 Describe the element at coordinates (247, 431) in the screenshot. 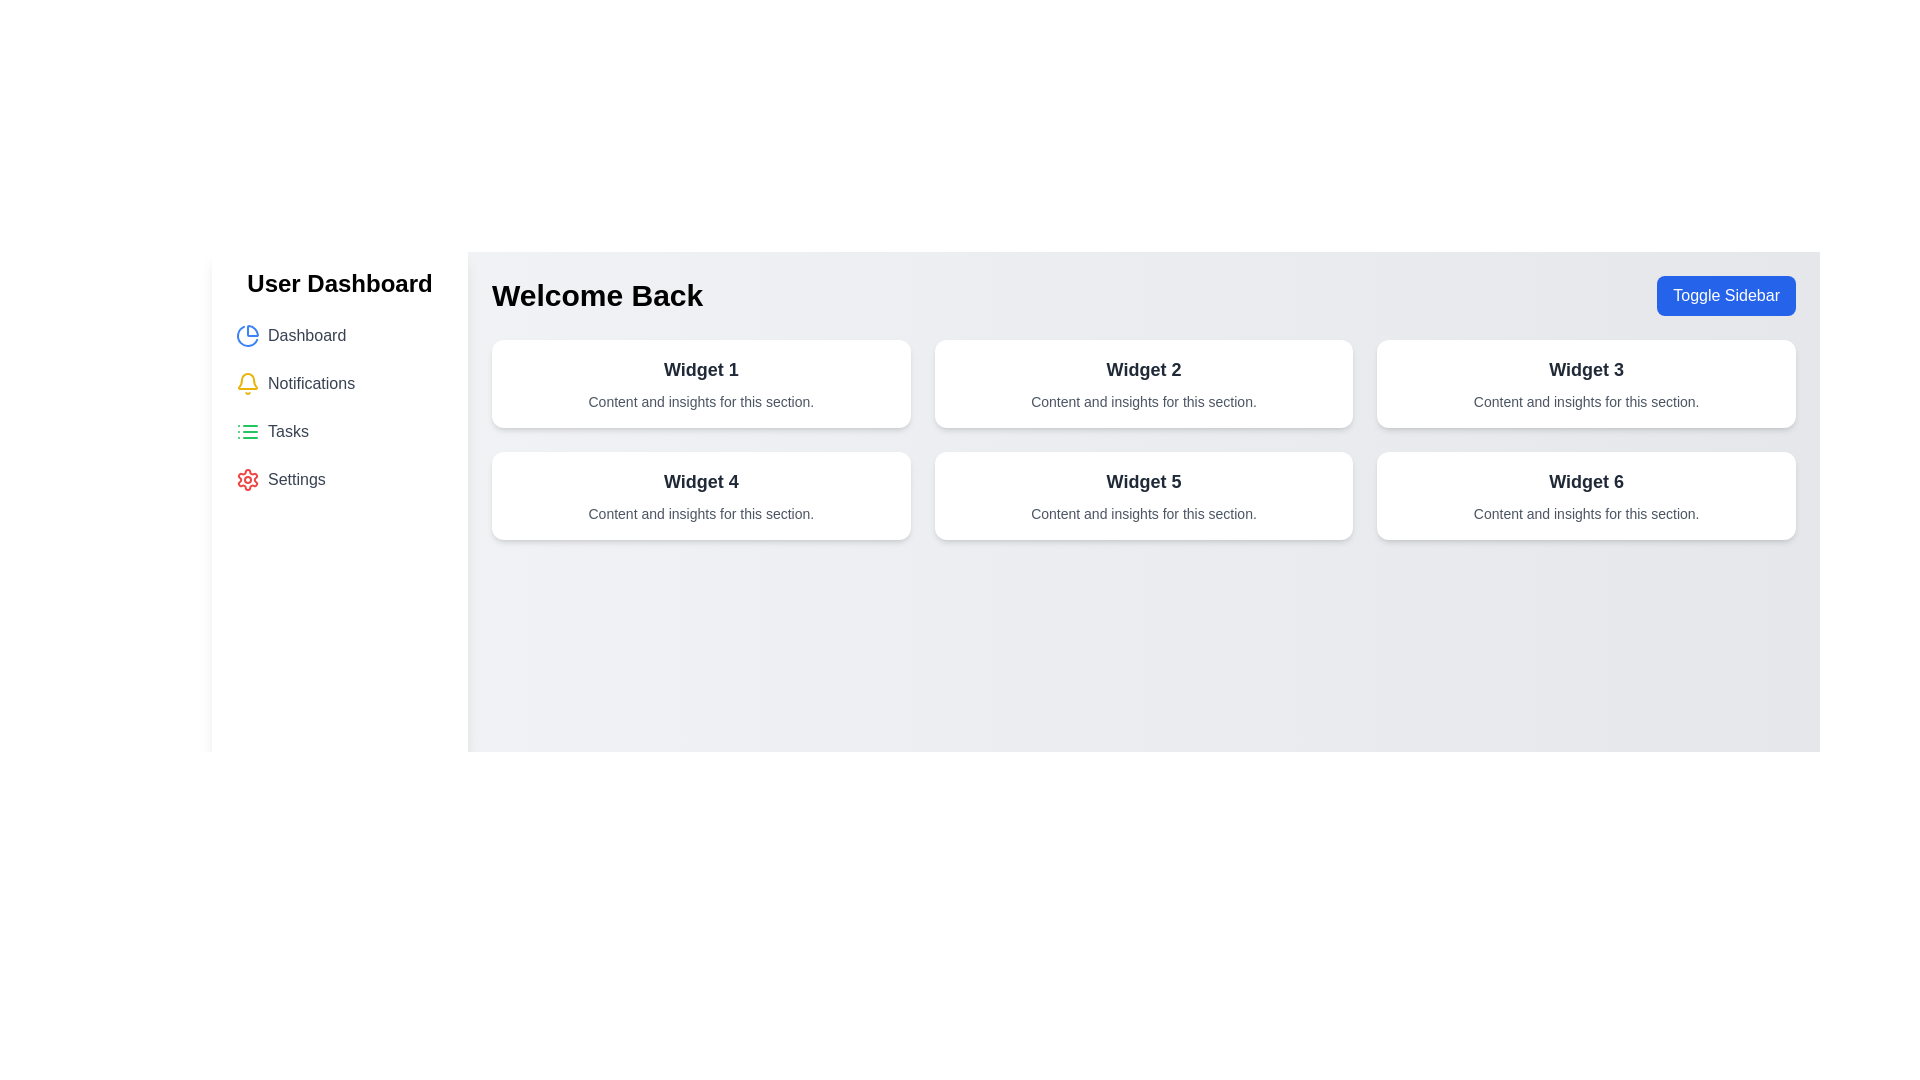

I see `the 'Tasks' icon located in the left sidebar menu, which is positioned to the left of the 'Tasks' label and is the third item in the menu` at that location.